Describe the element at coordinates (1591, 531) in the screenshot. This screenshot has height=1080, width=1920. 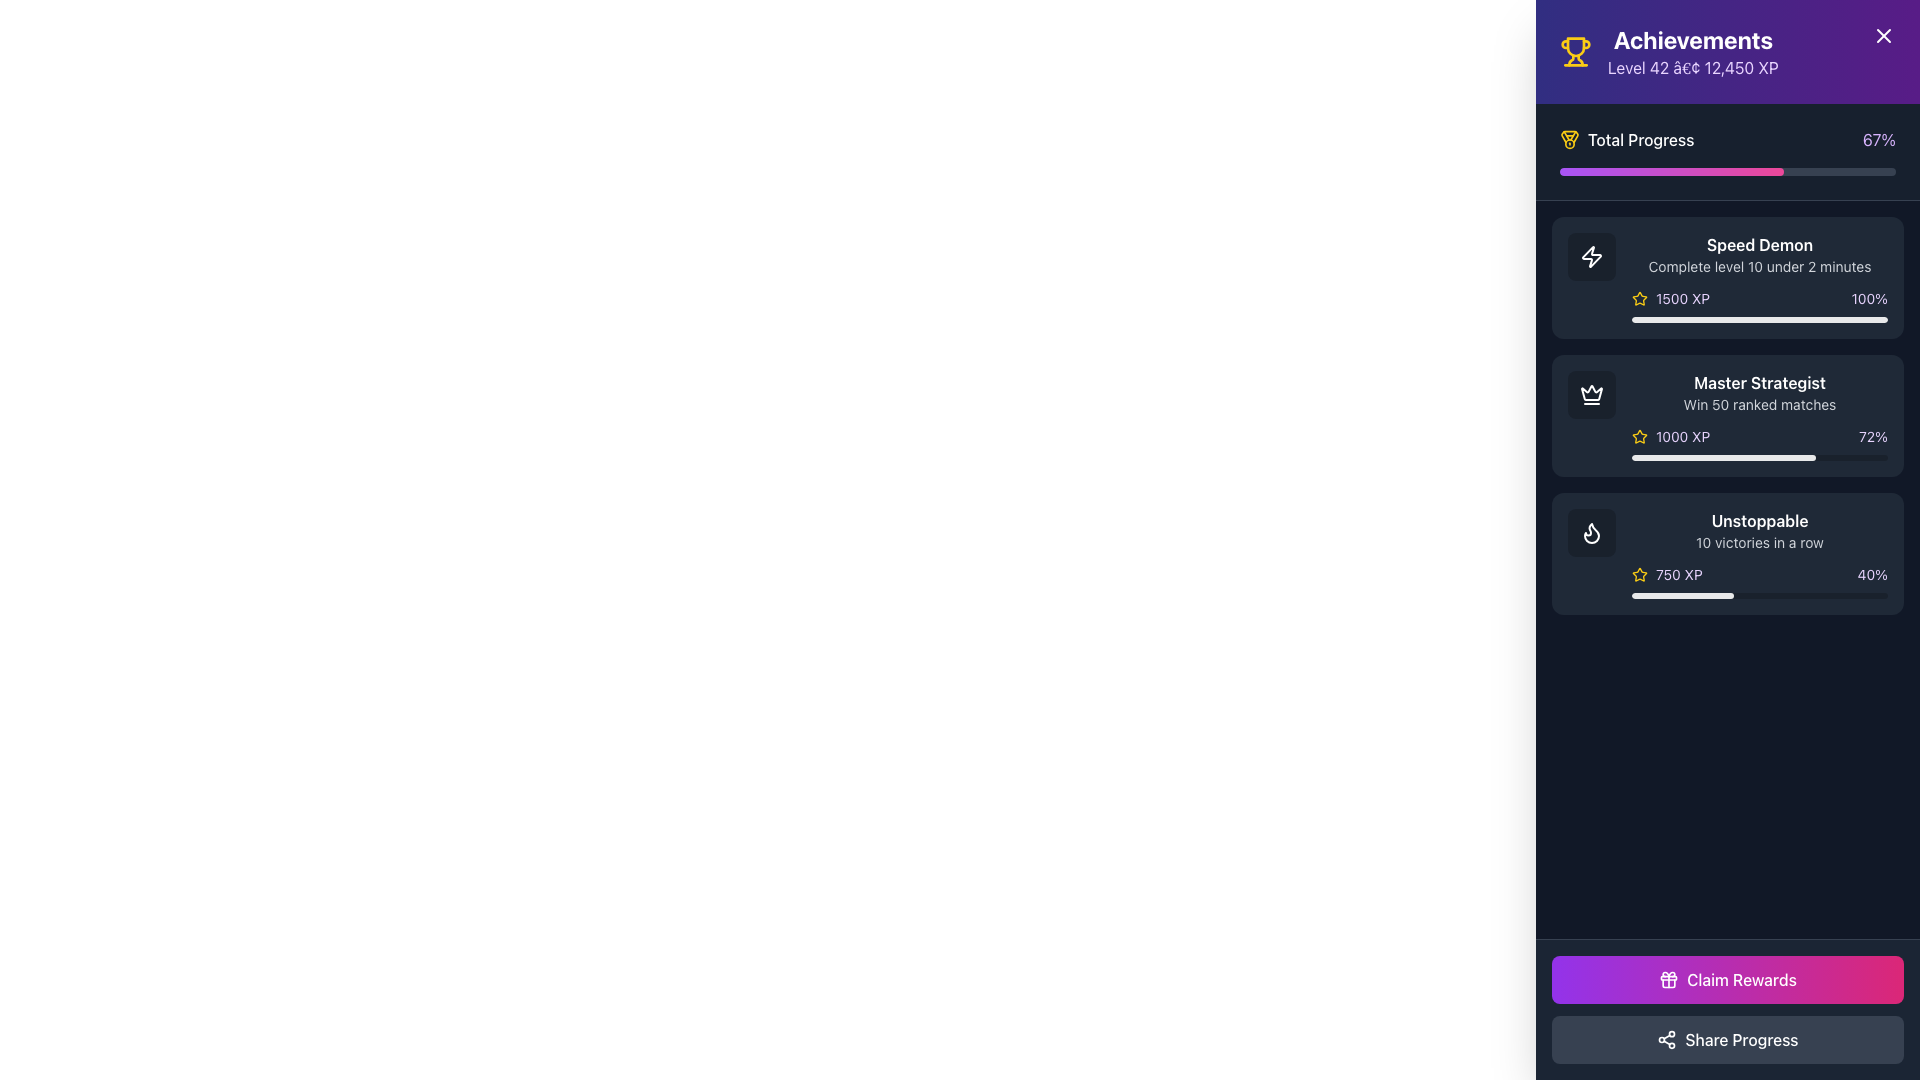
I see `the flame icon in the 'Unstoppable' achievement card, which is a compact box with a dark background and rounded corners, located on the leftmost side above the text '10 victories in a row'` at that location.